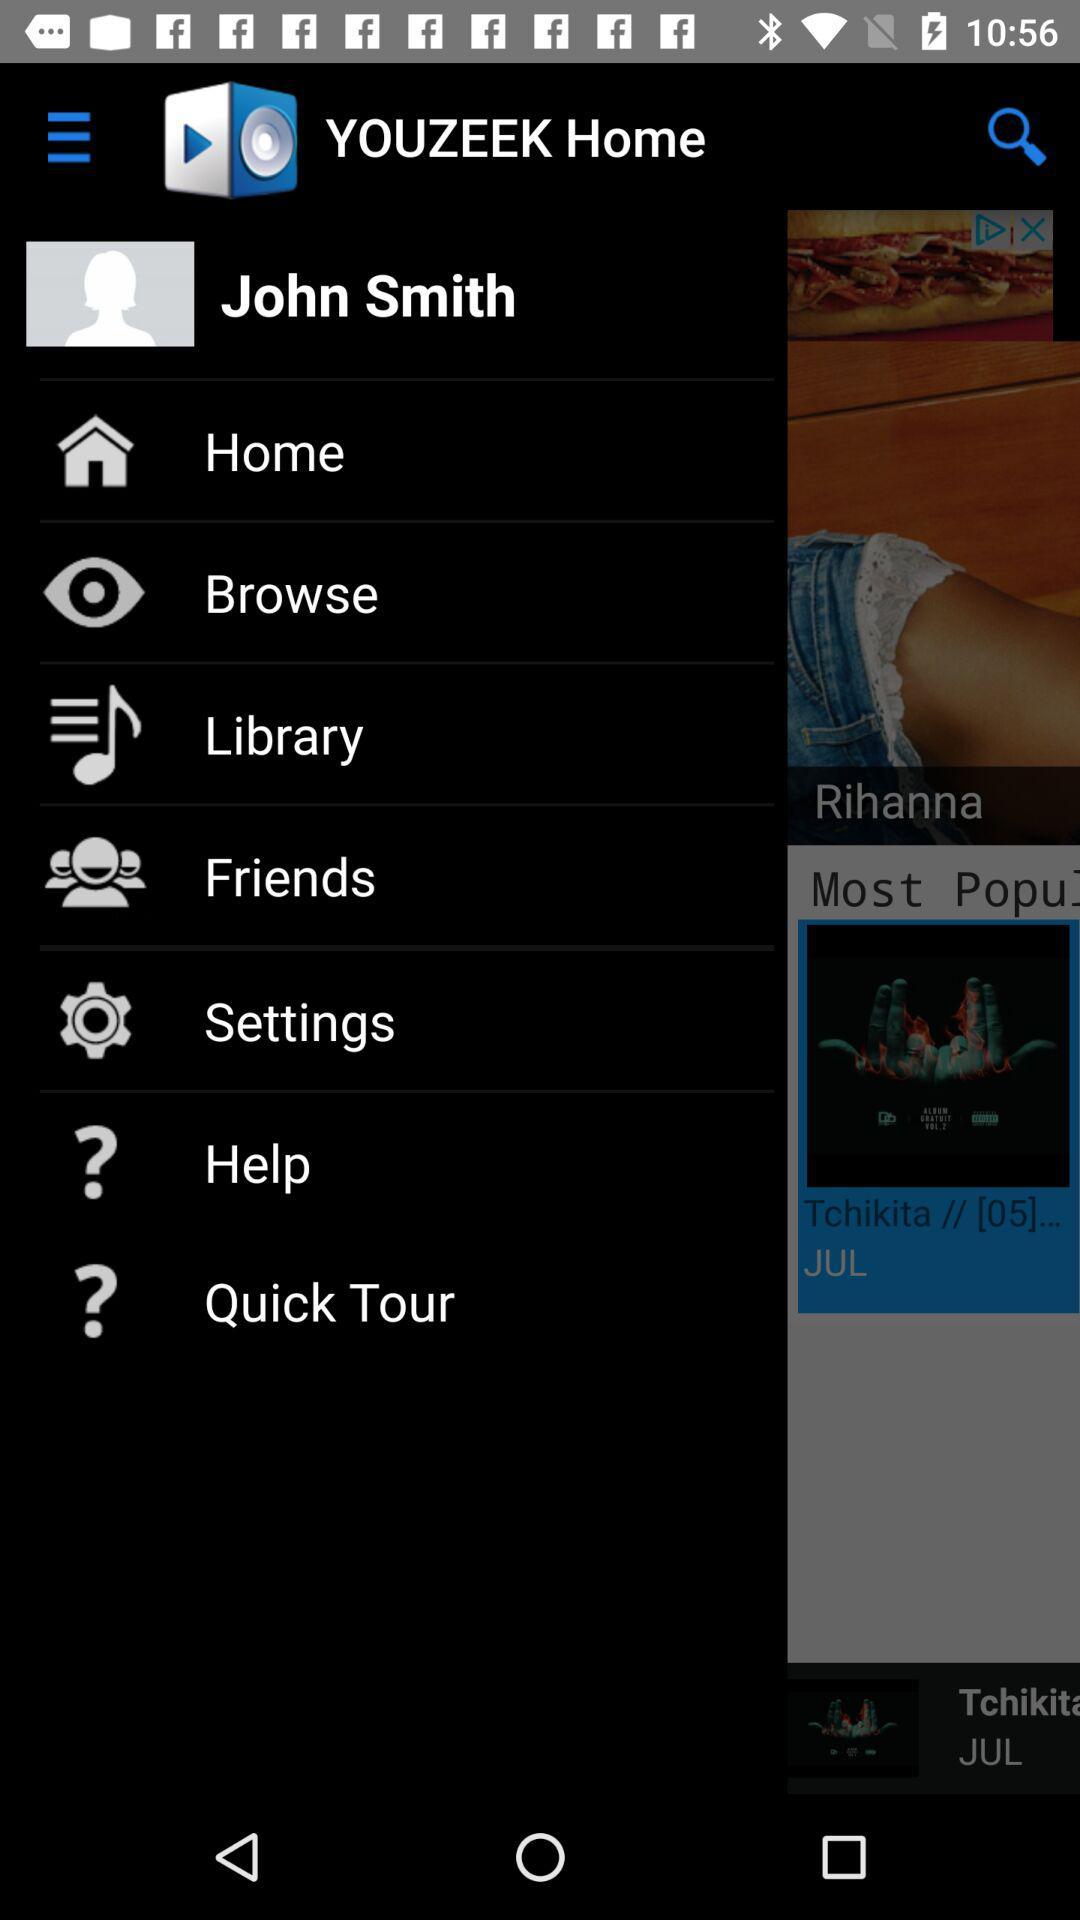 The image size is (1080, 1920). I want to click on the item above the most popular item, so click(884, 806).